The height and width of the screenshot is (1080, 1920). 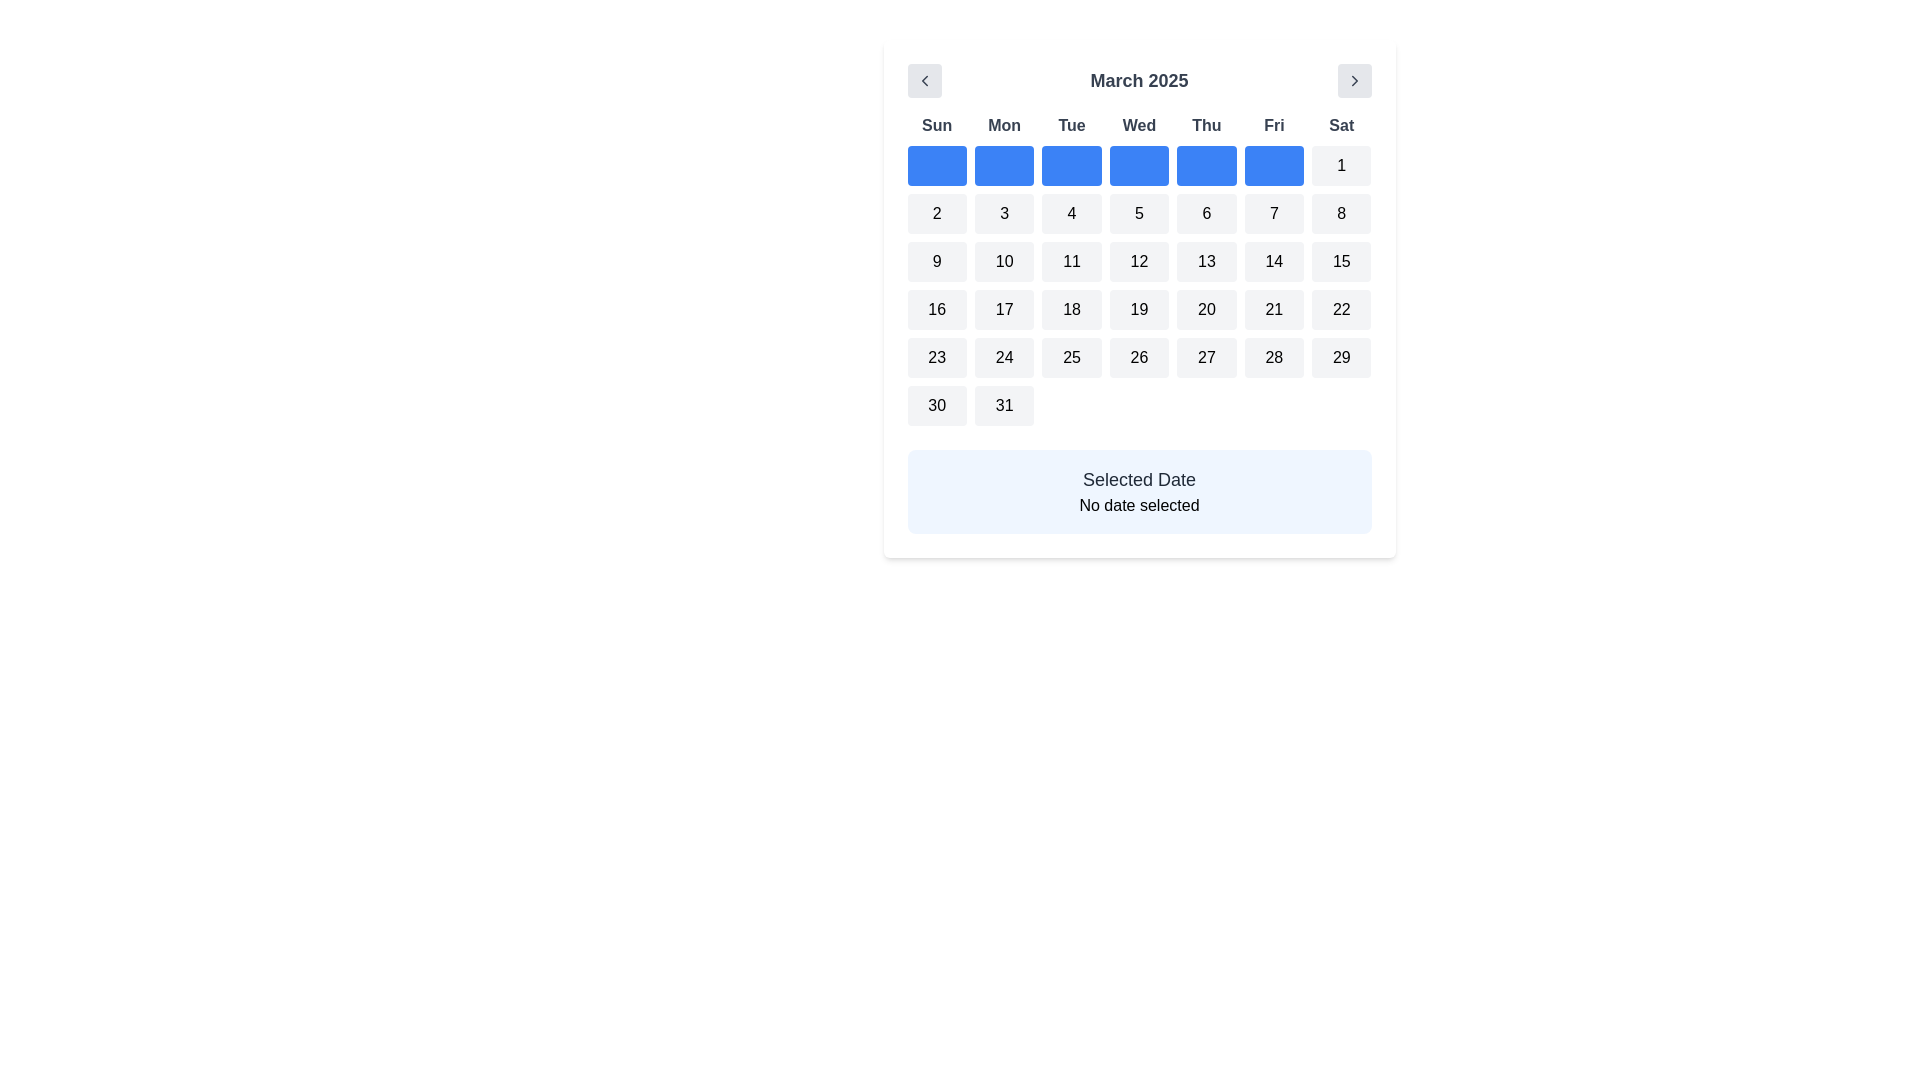 I want to click on text content of the Label/Text Display that shows the current month and year in the calendar interface header, positioned centrally between the left and right chevron buttons, so click(x=1139, y=80).